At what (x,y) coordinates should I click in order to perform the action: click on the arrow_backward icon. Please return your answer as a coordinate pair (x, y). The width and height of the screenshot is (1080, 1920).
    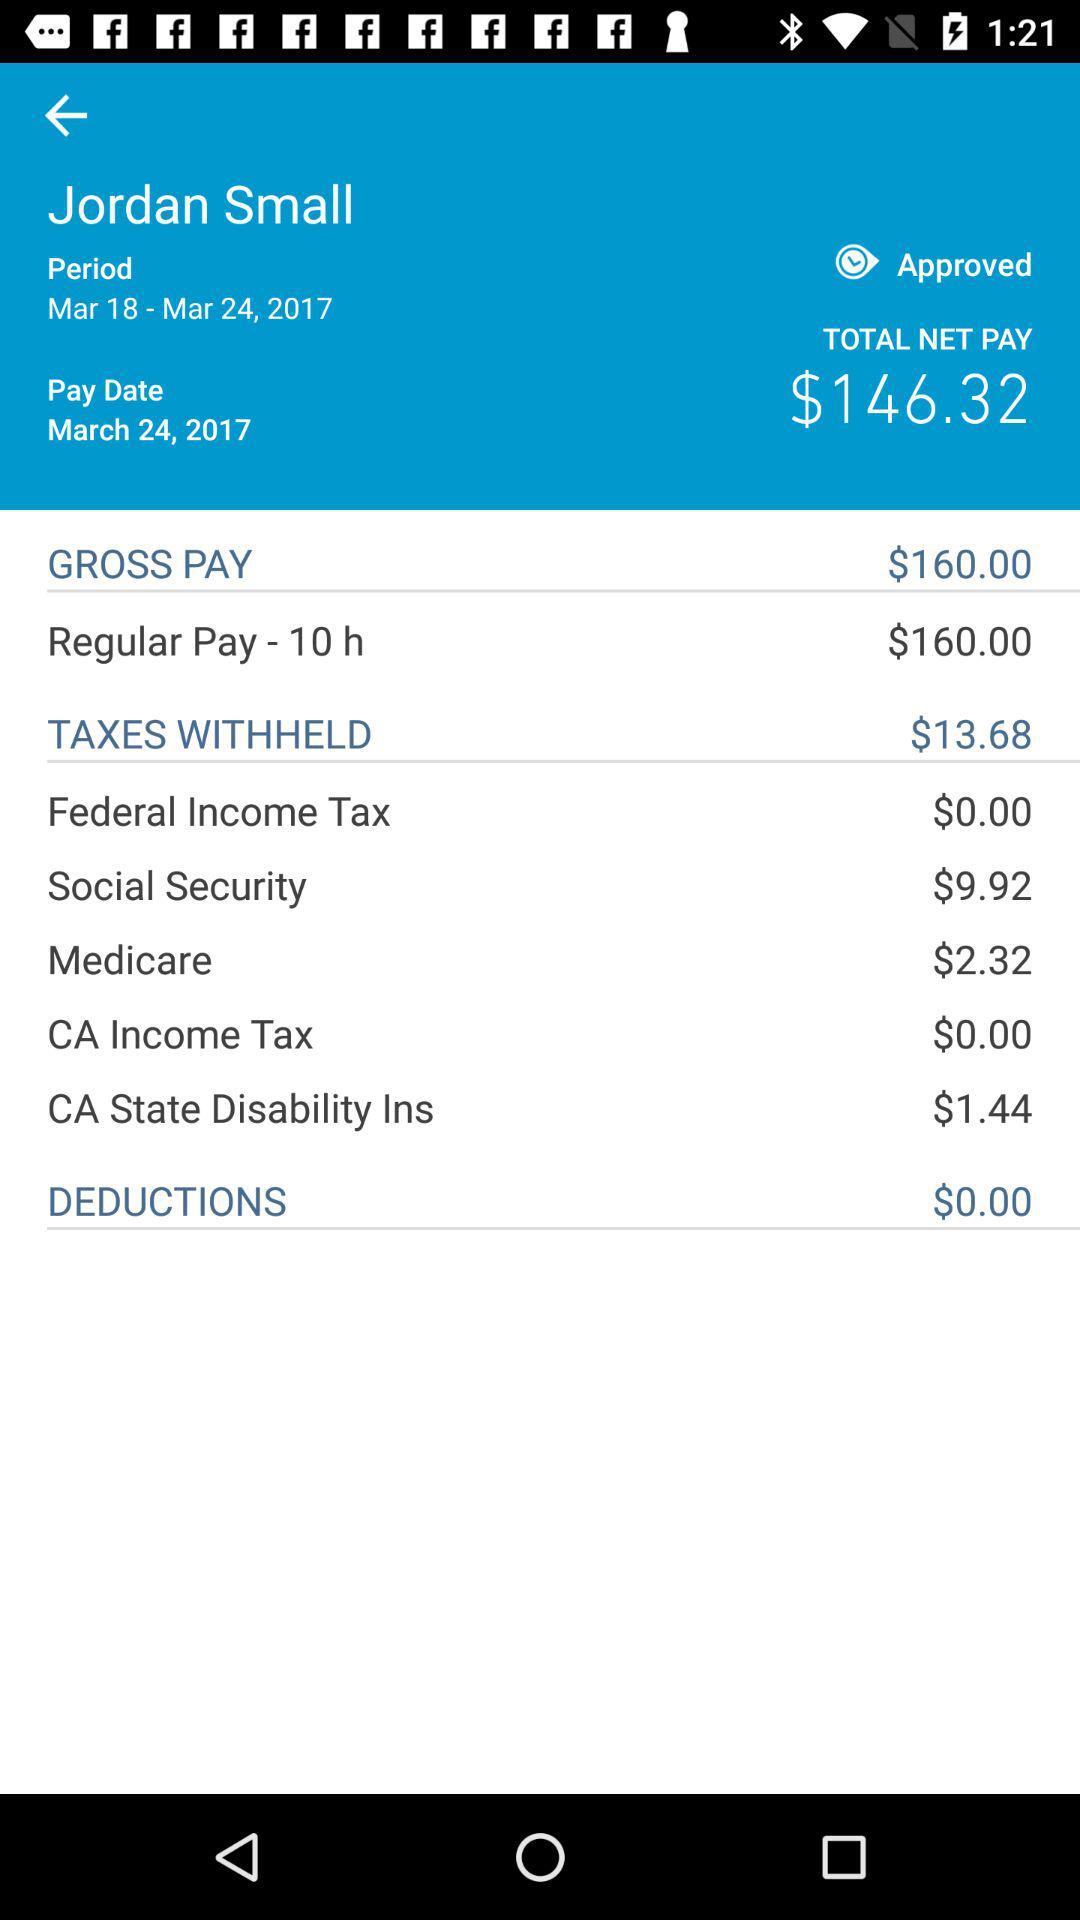
    Looking at the image, I should click on (64, 114).